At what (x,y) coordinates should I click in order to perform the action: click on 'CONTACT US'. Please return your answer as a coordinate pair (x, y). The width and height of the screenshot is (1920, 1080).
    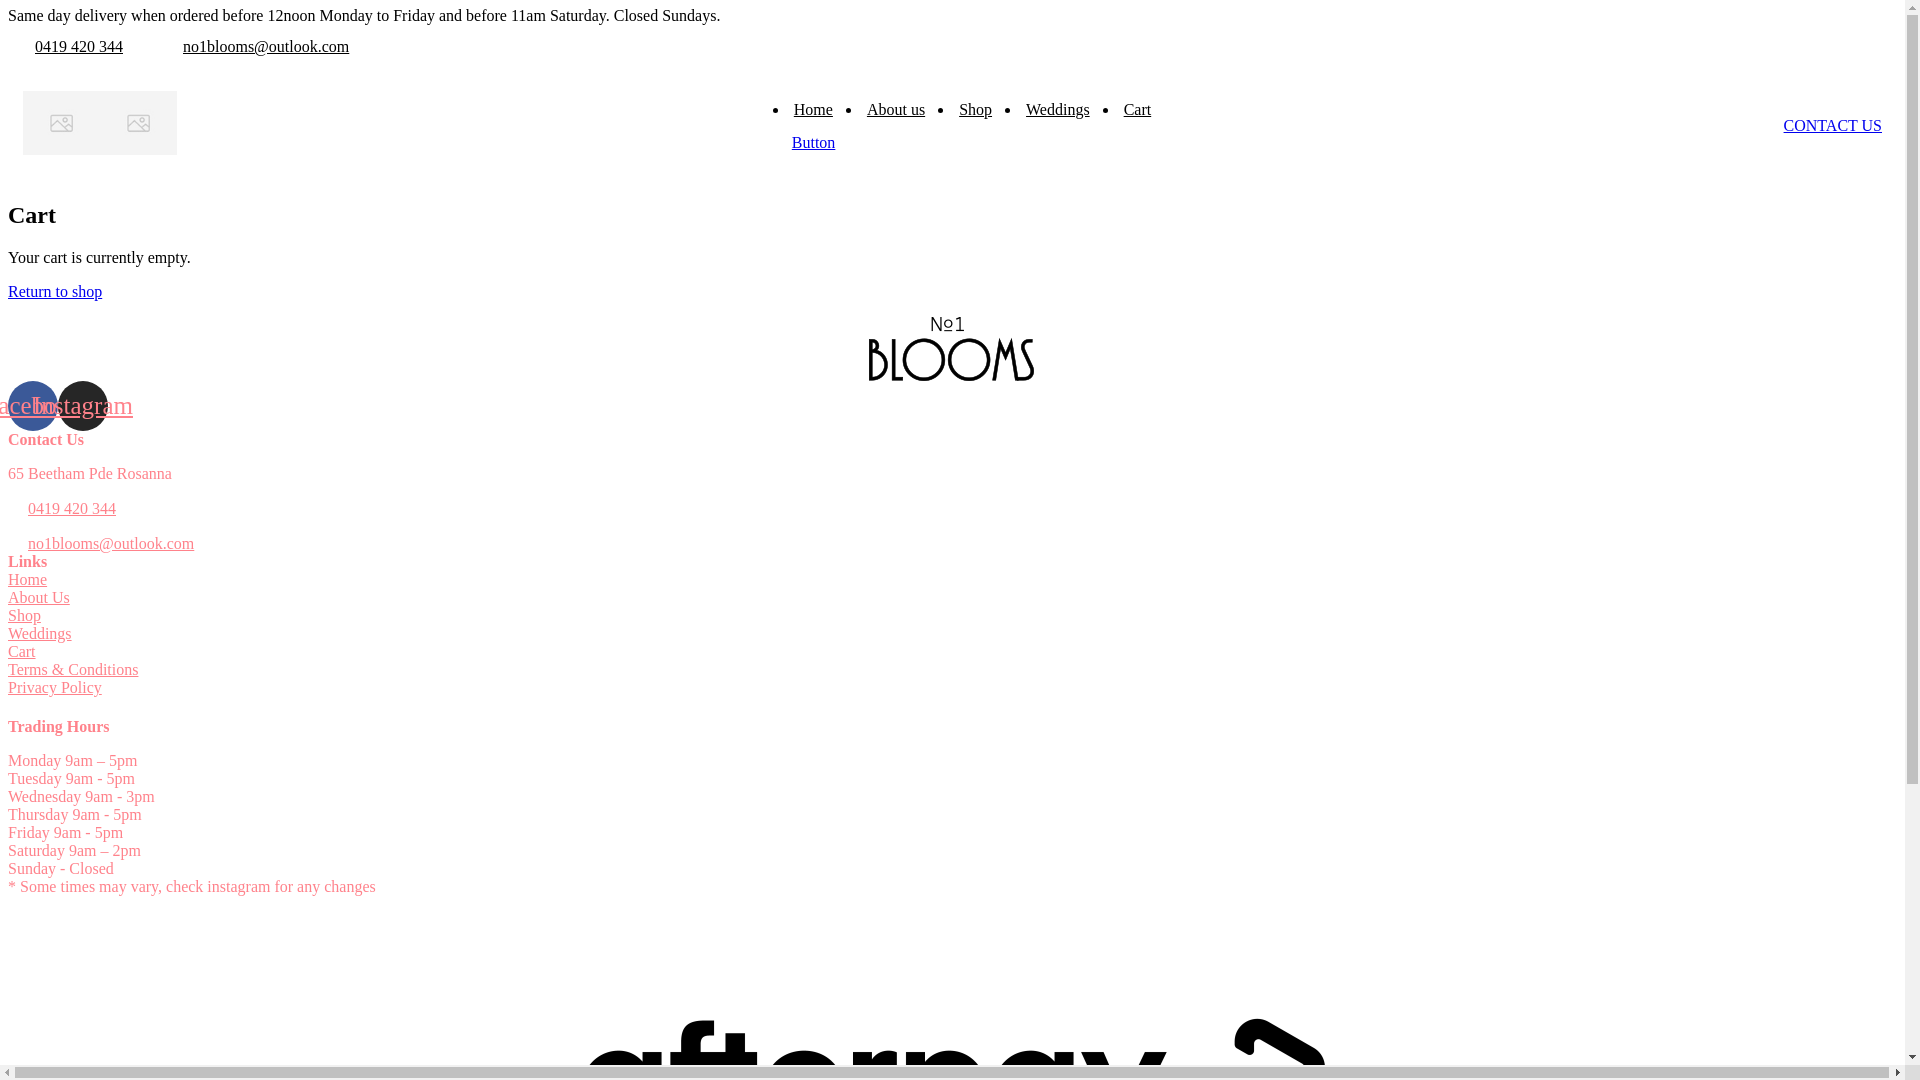
    Looking at the image, I should click on (1833, 125).